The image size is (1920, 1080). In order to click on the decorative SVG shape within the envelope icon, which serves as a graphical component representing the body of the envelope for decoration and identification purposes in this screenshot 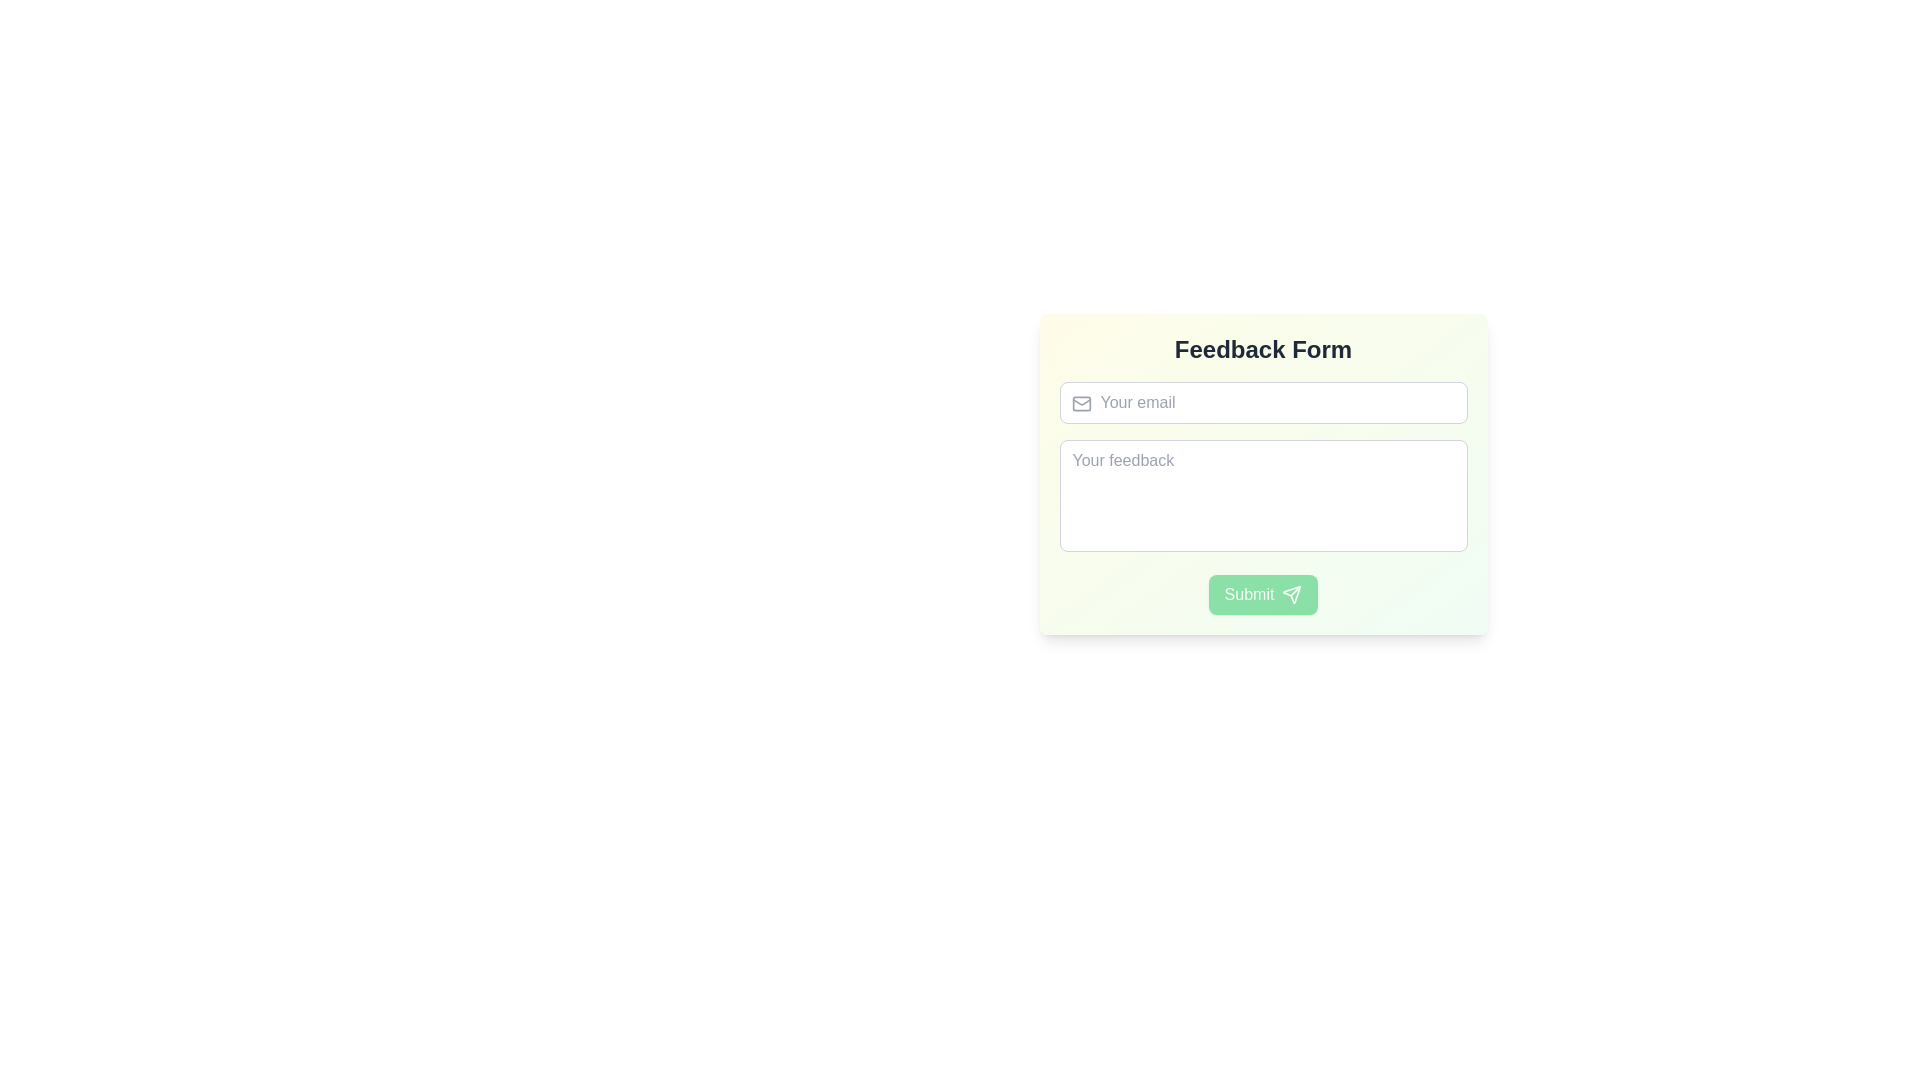, I will do `click(1080, 404)`.